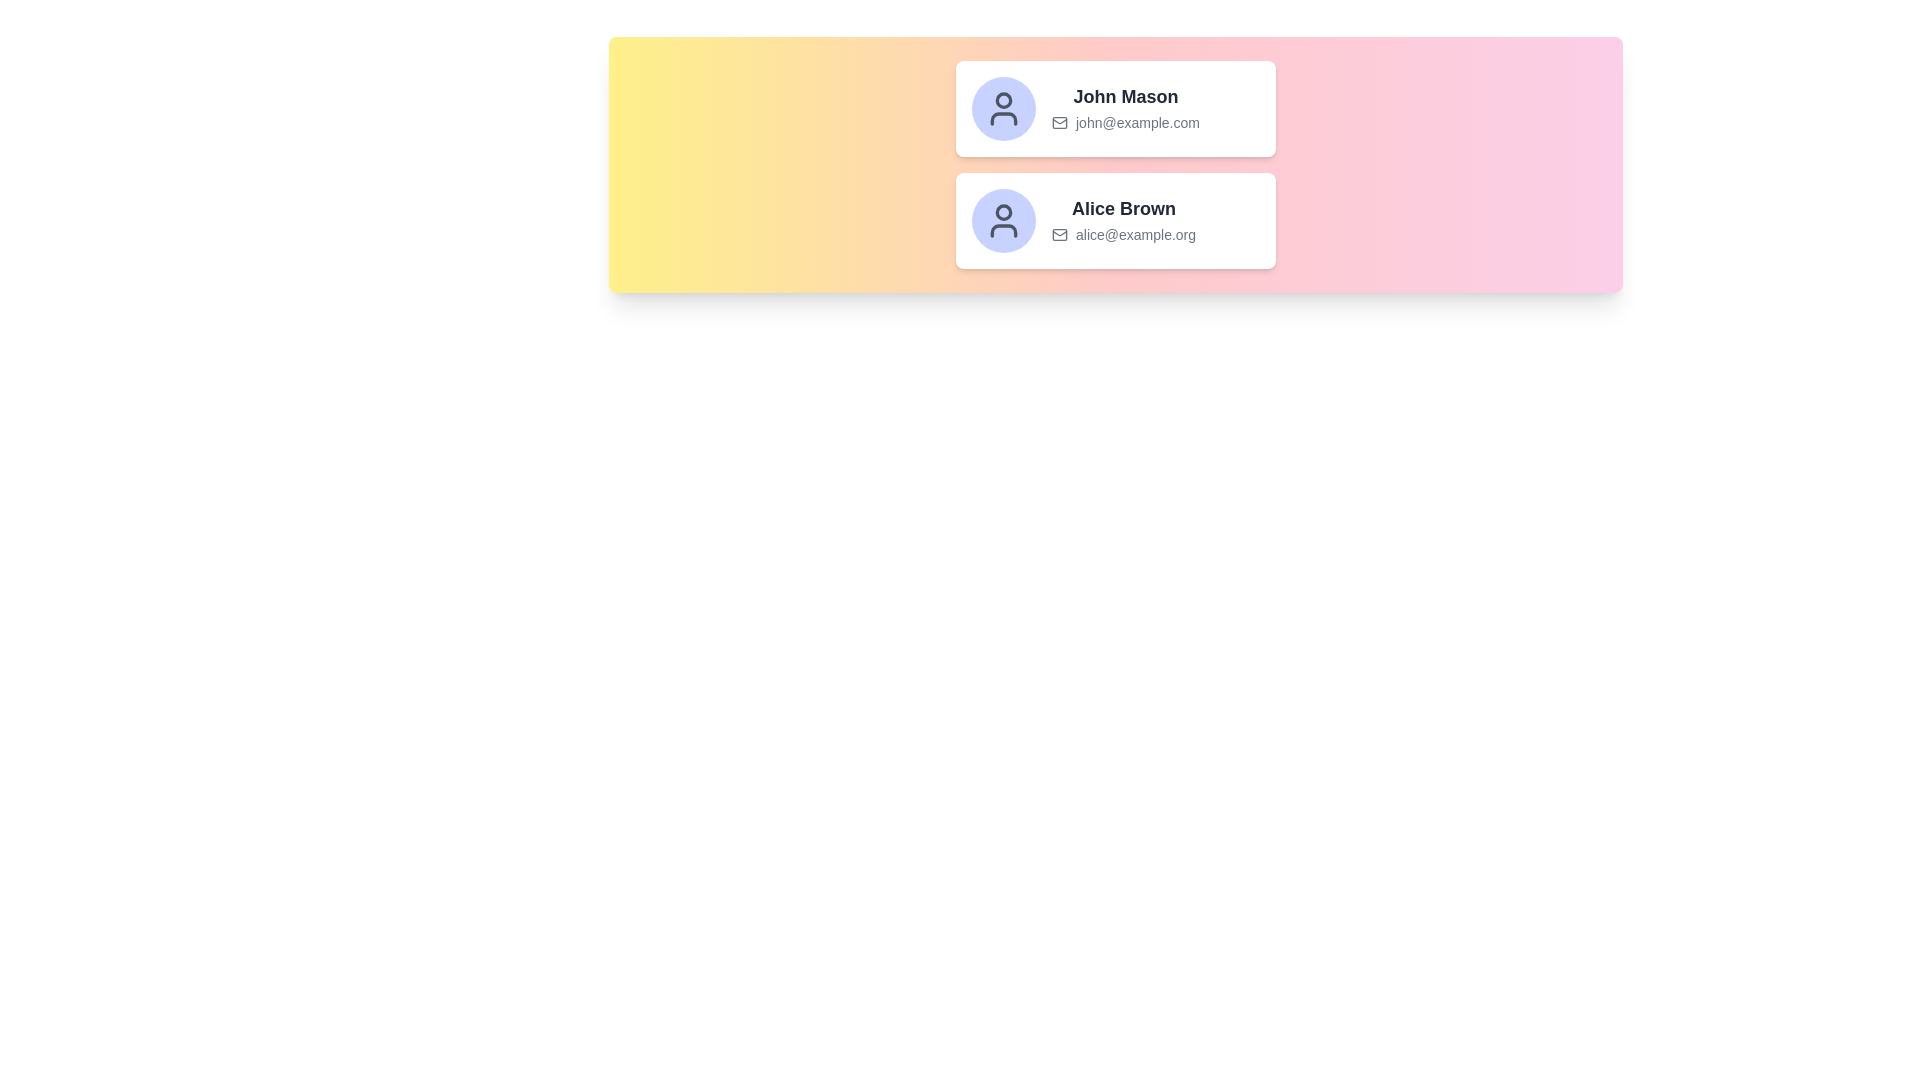 Image resolution: width=1920 pixels, height=1080 pixels. I want to click on the profile icon of 'Alice Brown', which is a user silhouette icon with a gray outline and transparent fill, located in a light blue circular background to the left of her name and email address, so click(1003, 220).